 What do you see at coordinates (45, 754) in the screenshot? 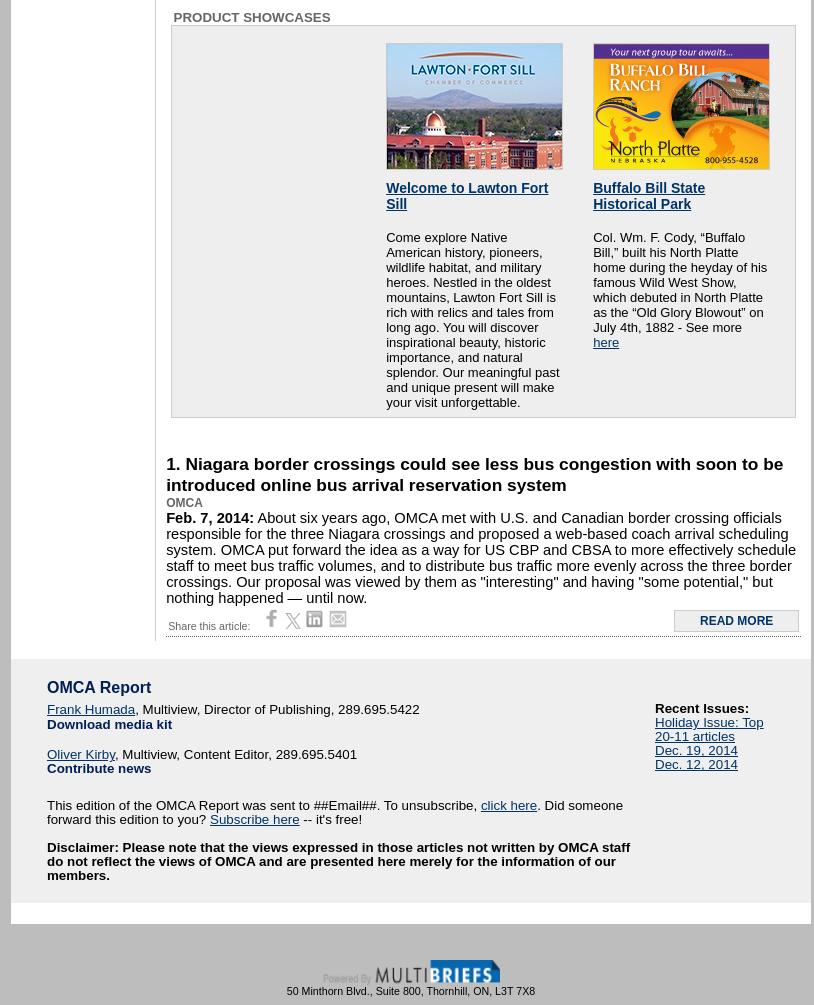
I see `'Oliver Kirby'` at bounding box center [45, 754].